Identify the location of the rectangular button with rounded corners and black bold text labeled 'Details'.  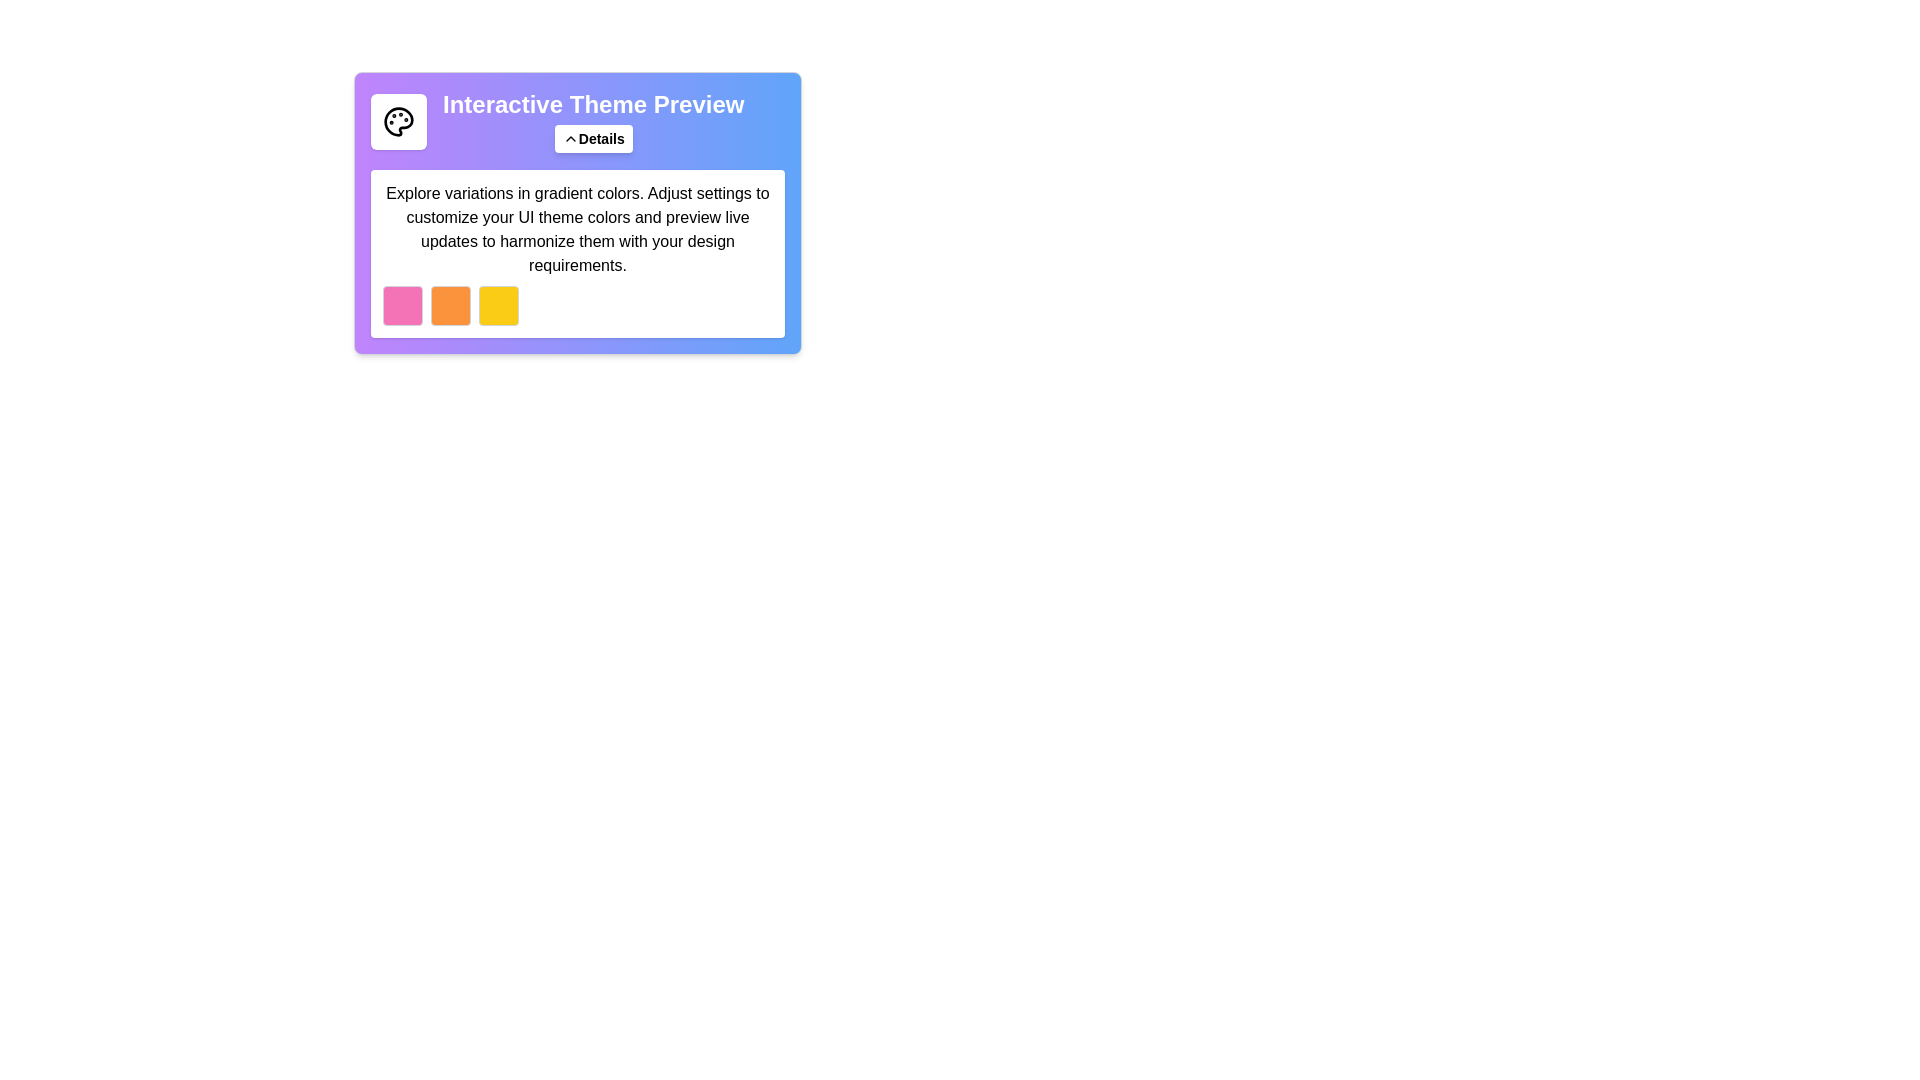
(592, 137).